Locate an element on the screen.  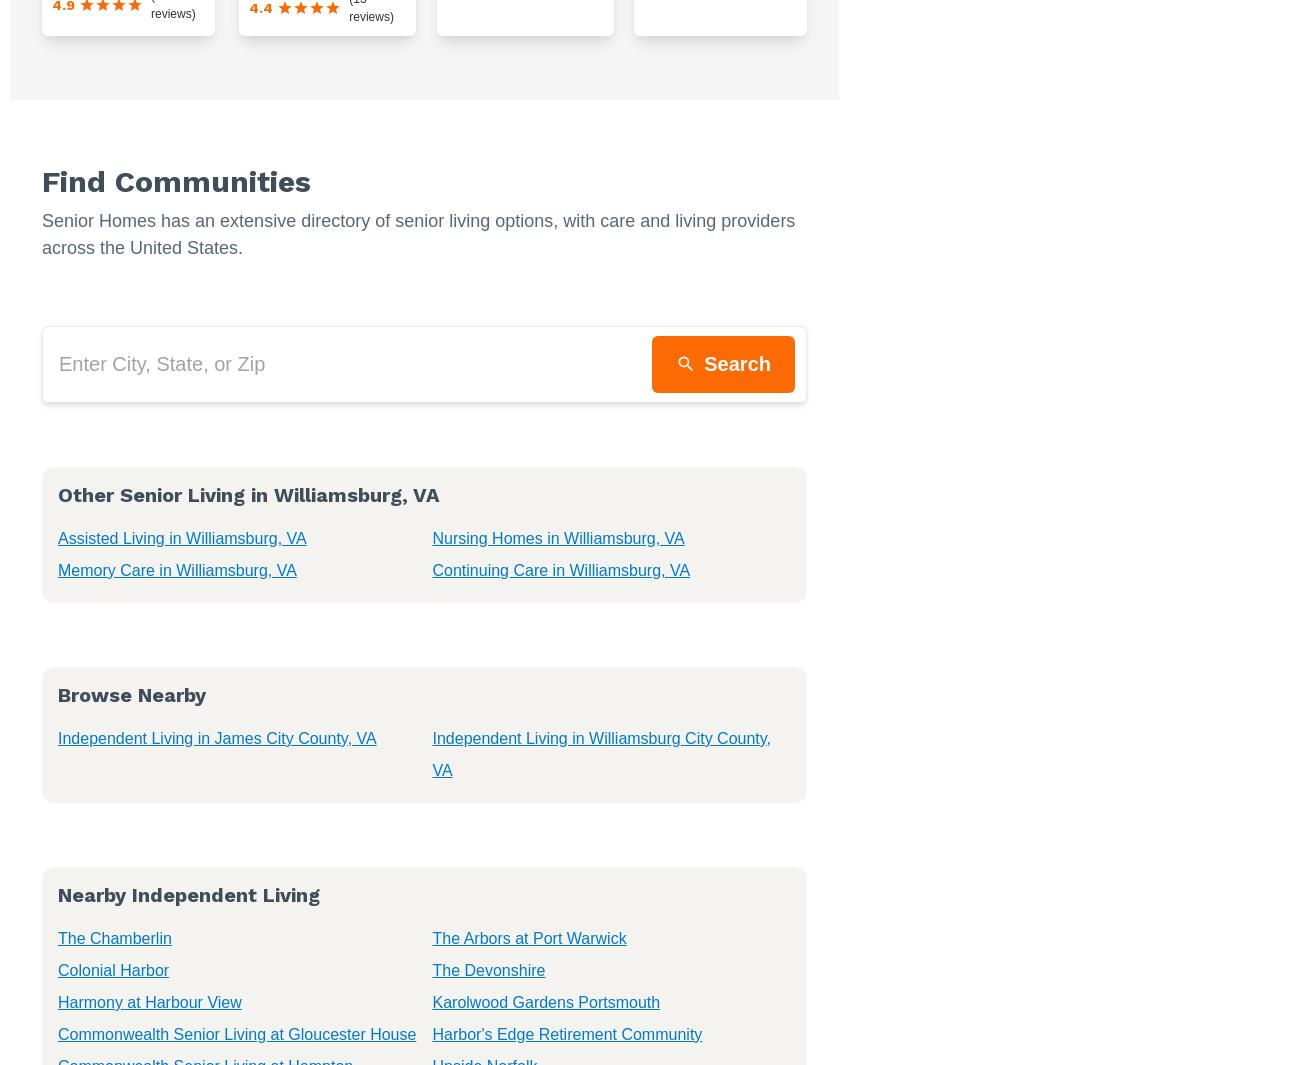
'The Arbors at Port Warwick' is located at coordinates (528, 937).